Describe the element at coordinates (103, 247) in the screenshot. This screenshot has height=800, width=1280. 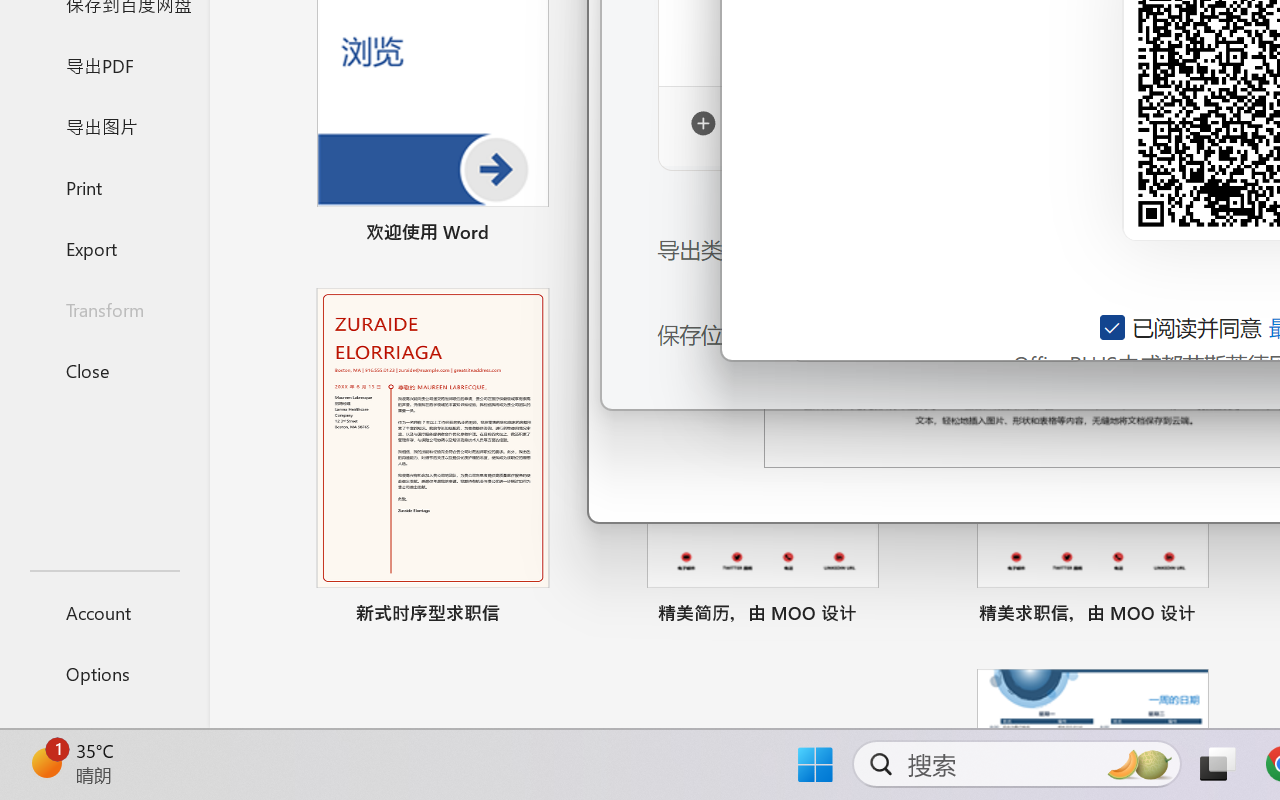
I see `'Export'` at that location.